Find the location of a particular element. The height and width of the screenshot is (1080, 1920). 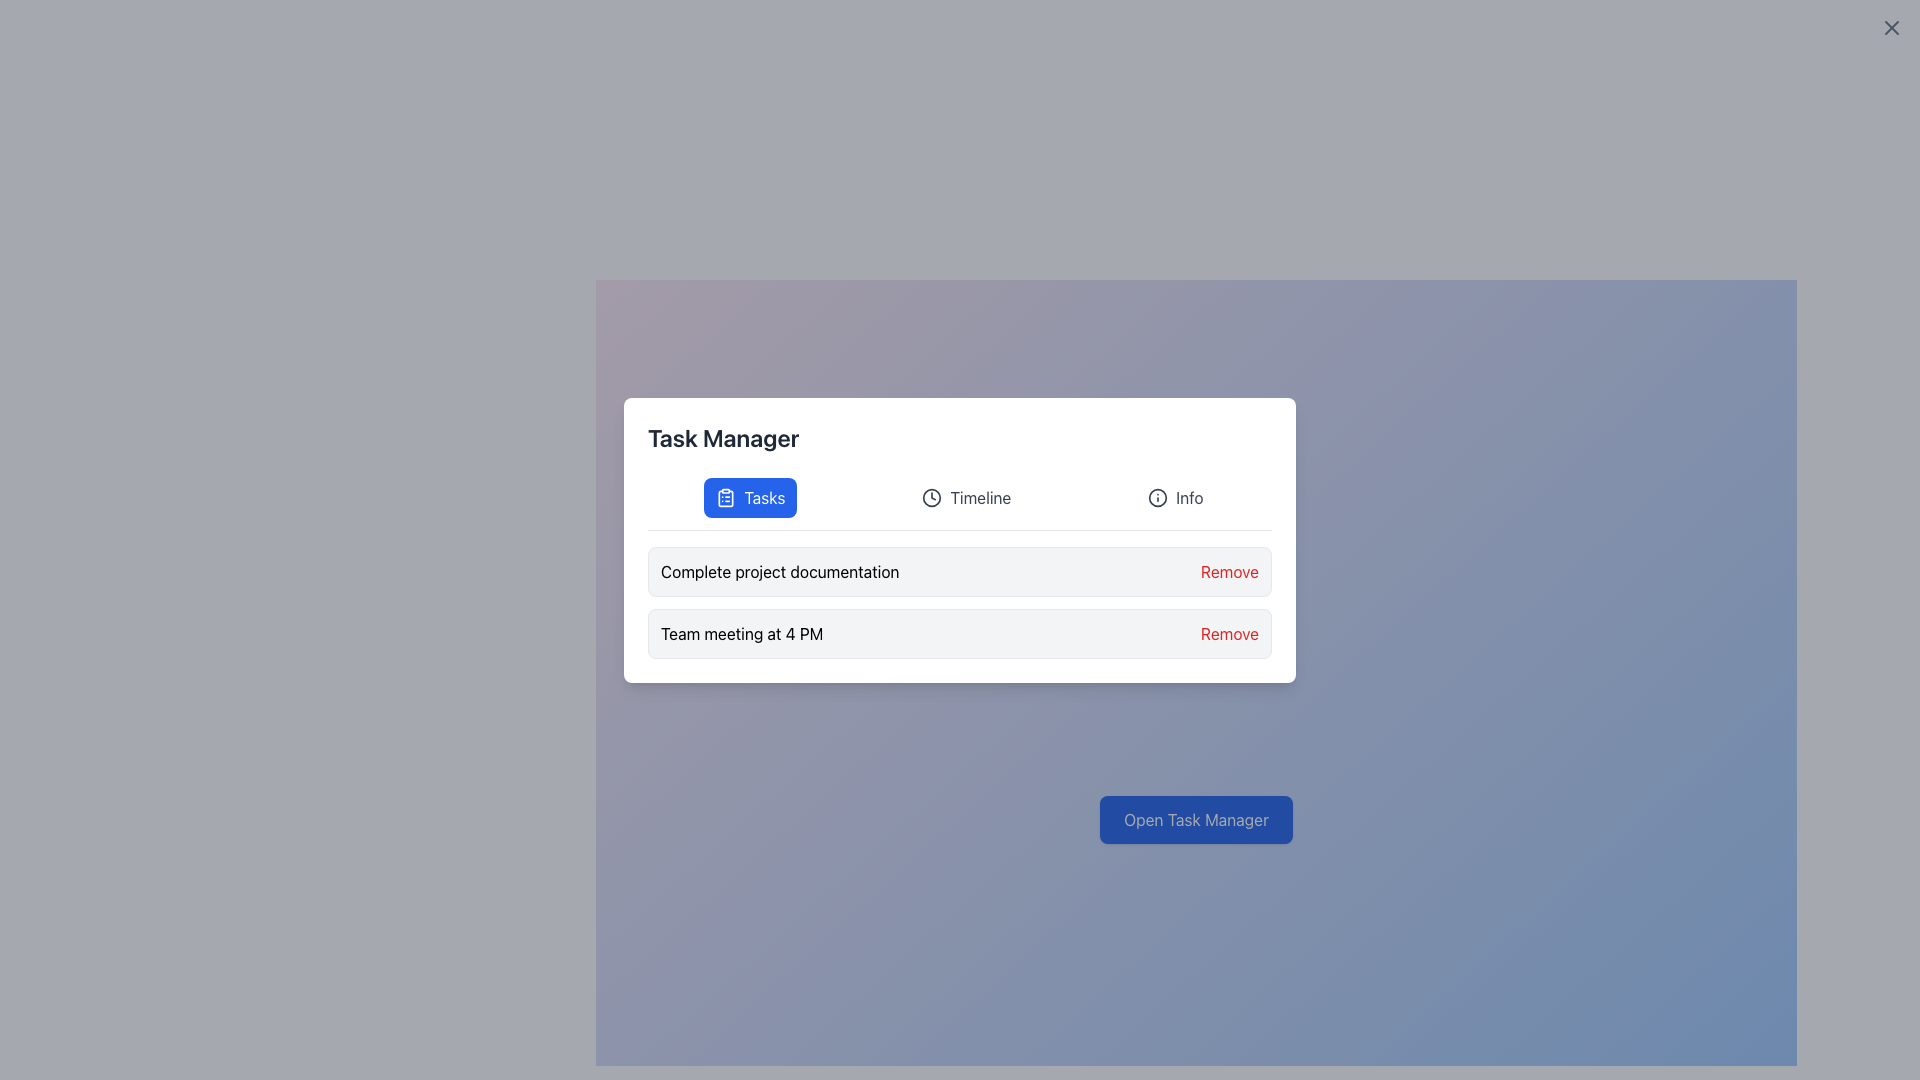

the red text link labeled 'Remove' that is styled with an underline on hover, located to the far right of the 'Team meeting at 4 PM' task label is located at coordinates (1228, 633).